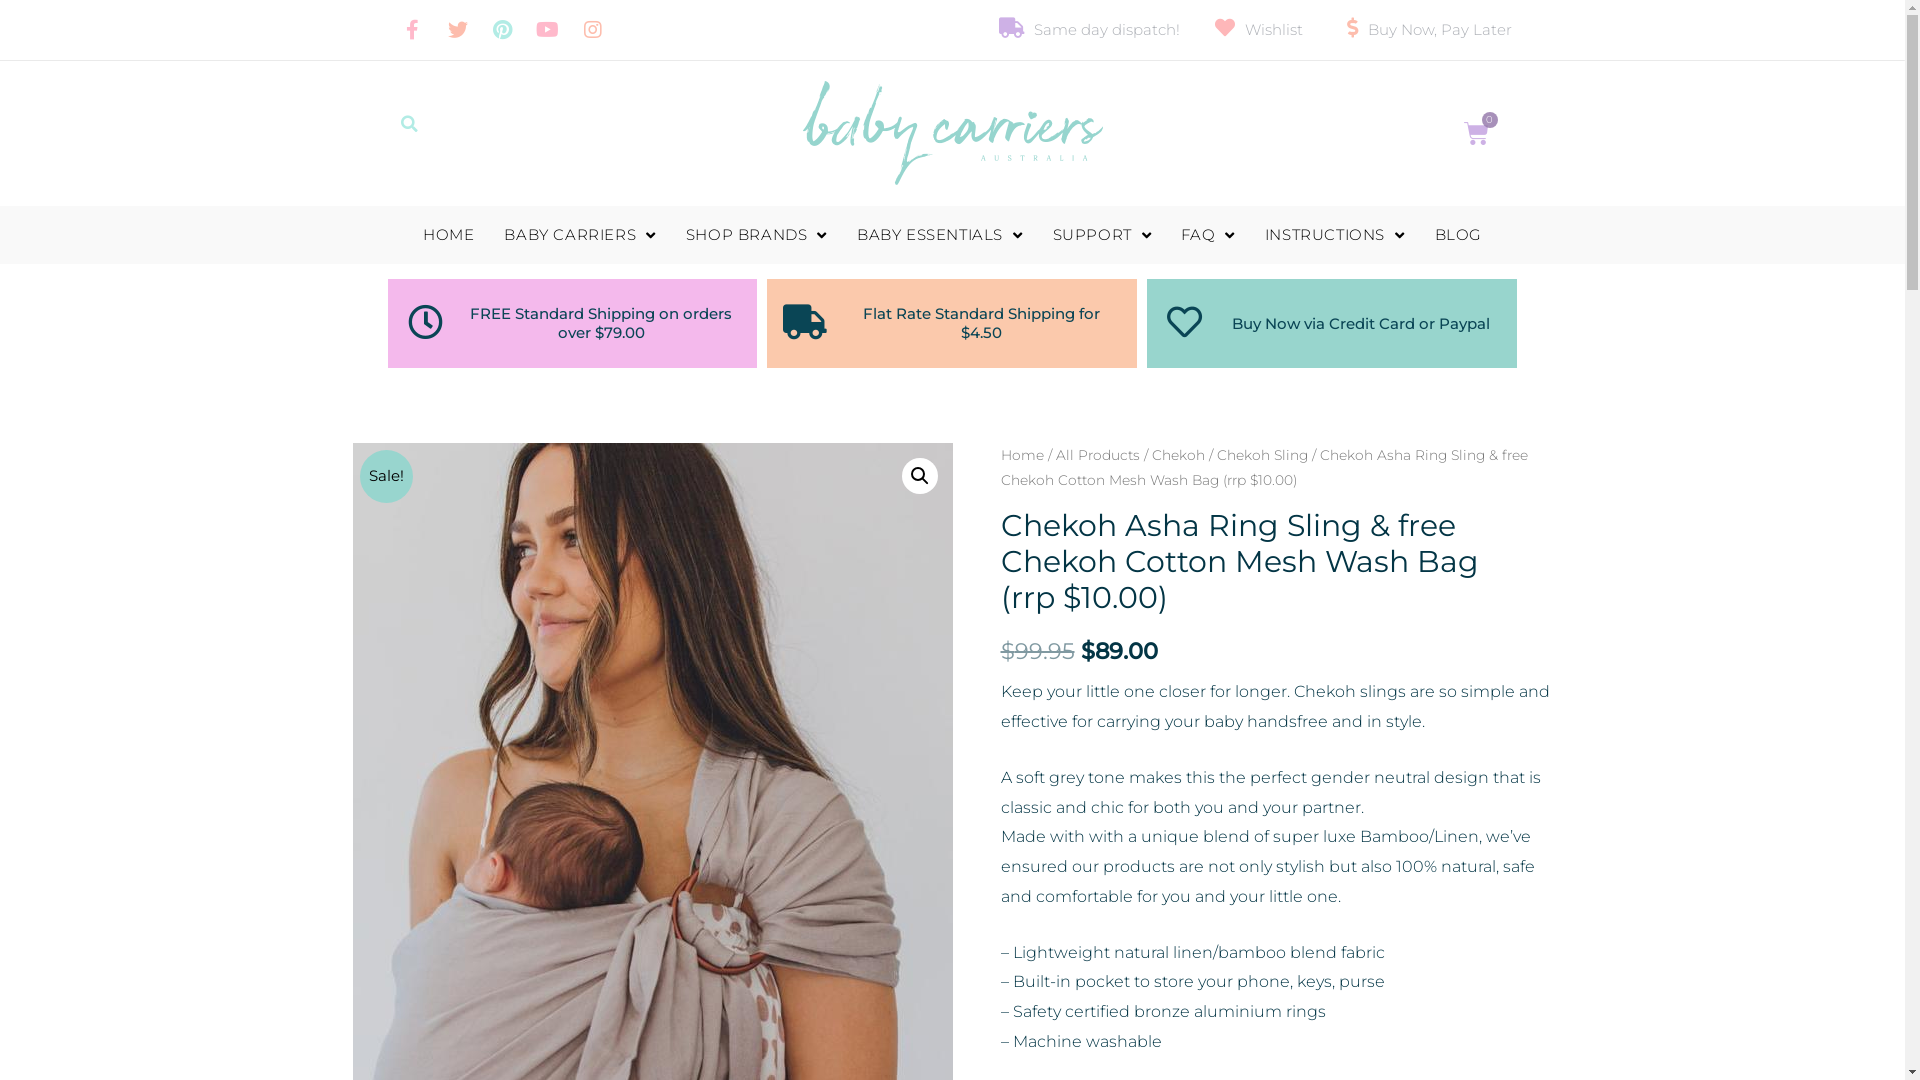  Describe the element at coordinates (1101, 234) in the screenshot. I see `'SUPPORT'` at that location.